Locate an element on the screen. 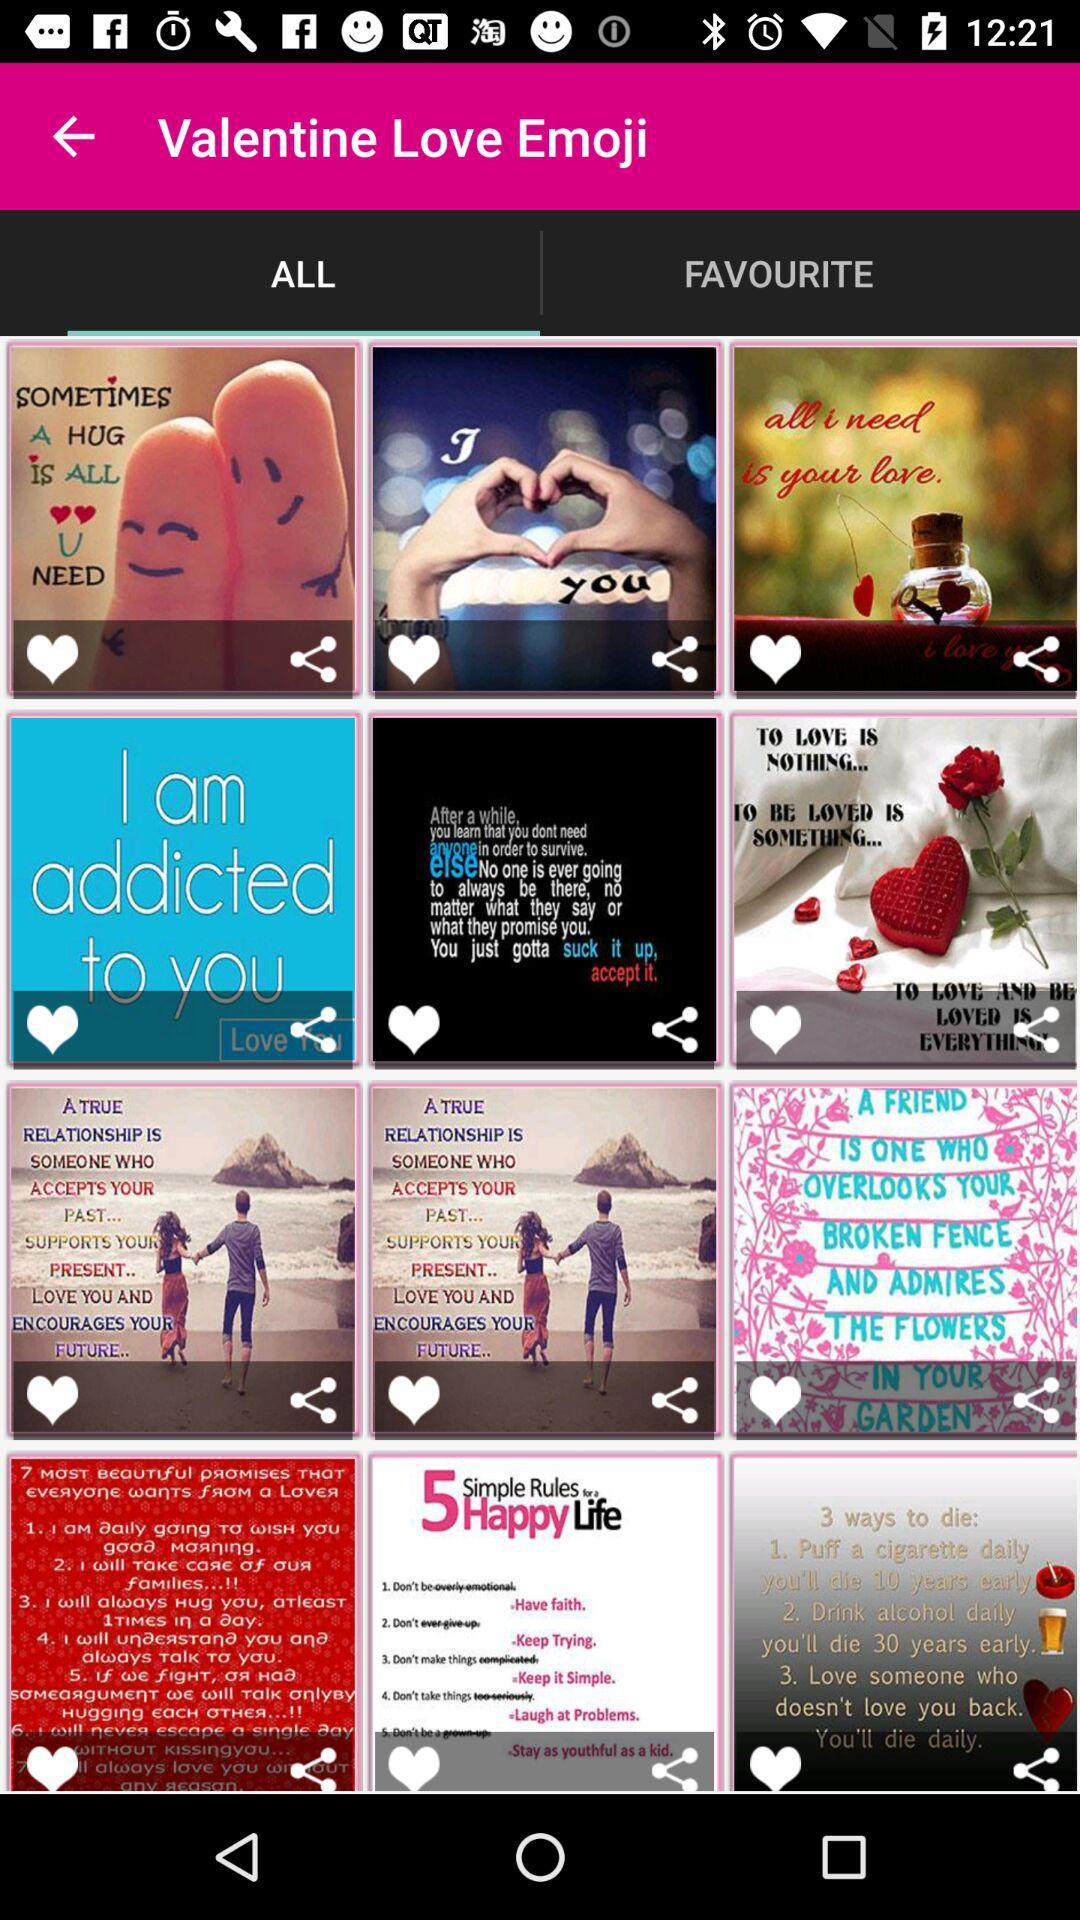 The image size is (1080, 1920). share the image is located at coordinates (675, 1029).